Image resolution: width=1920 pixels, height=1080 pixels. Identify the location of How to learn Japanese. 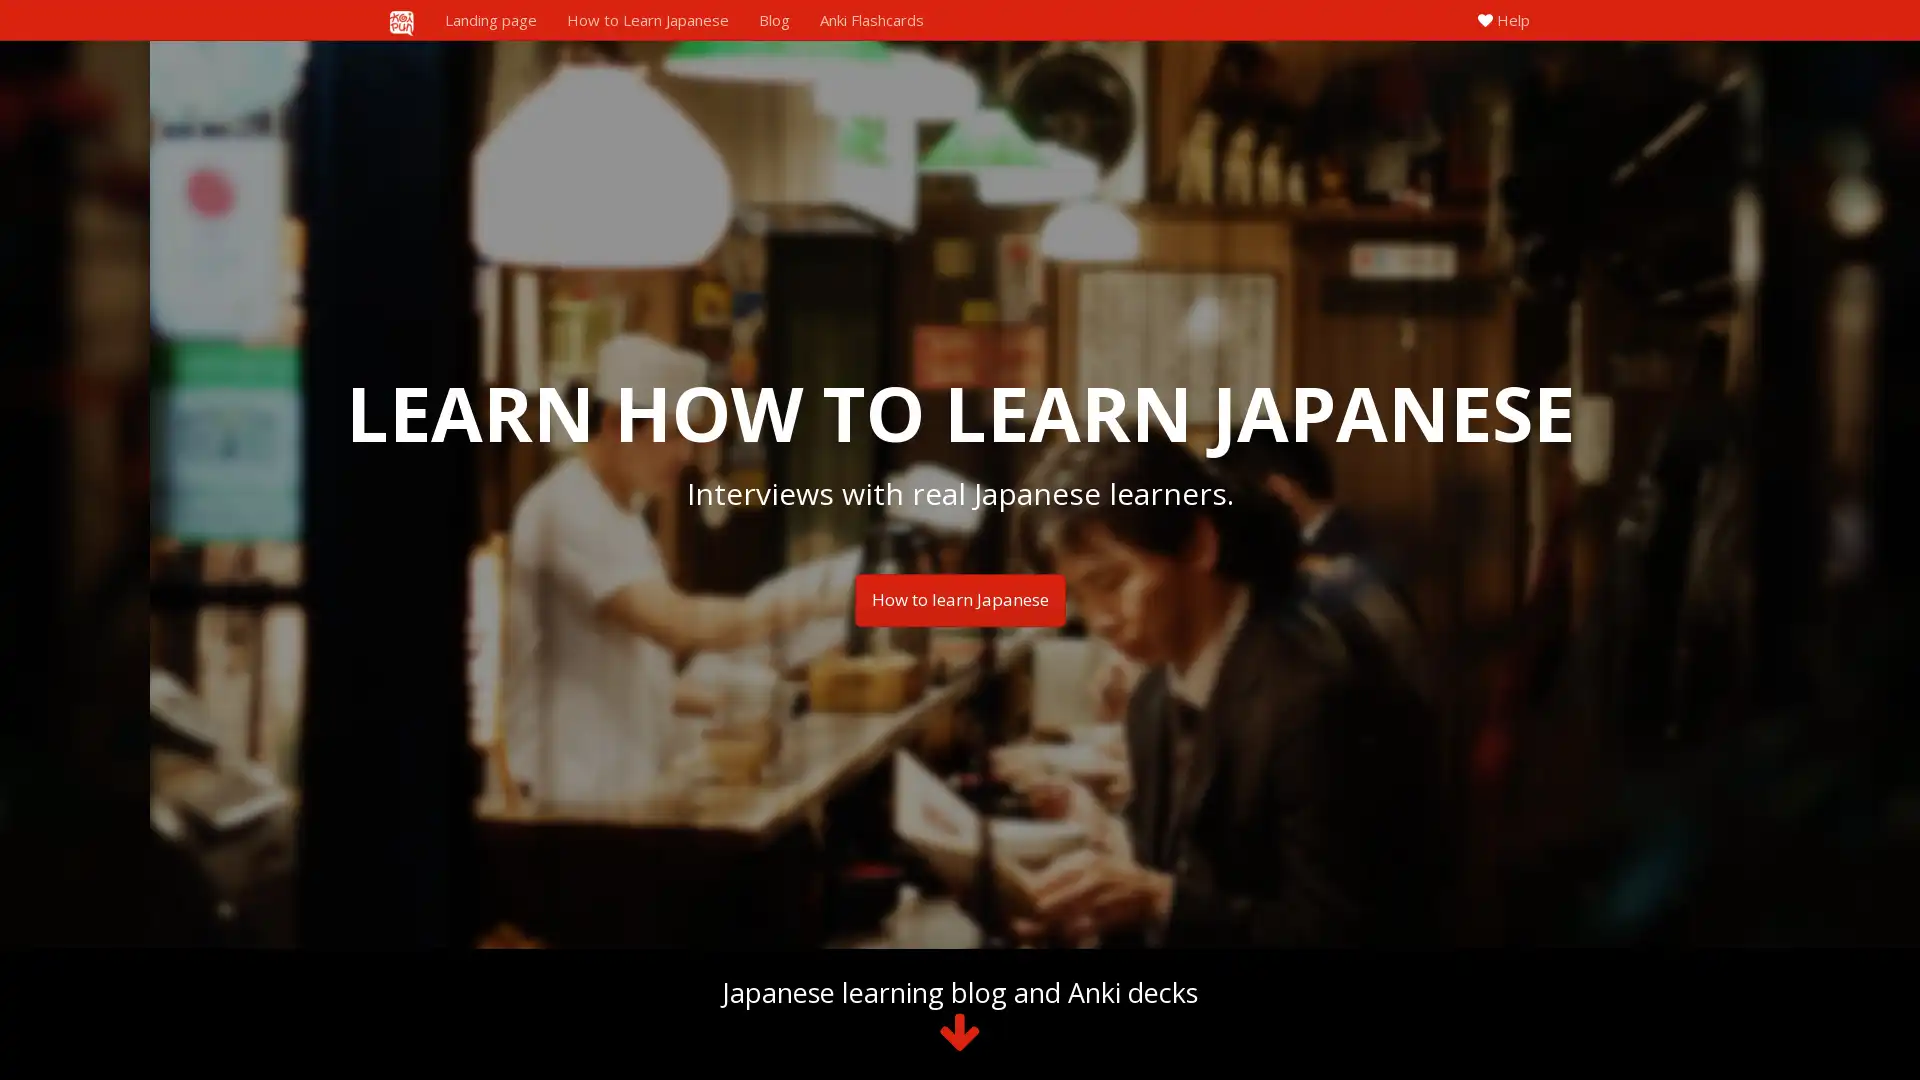
(958, 599).